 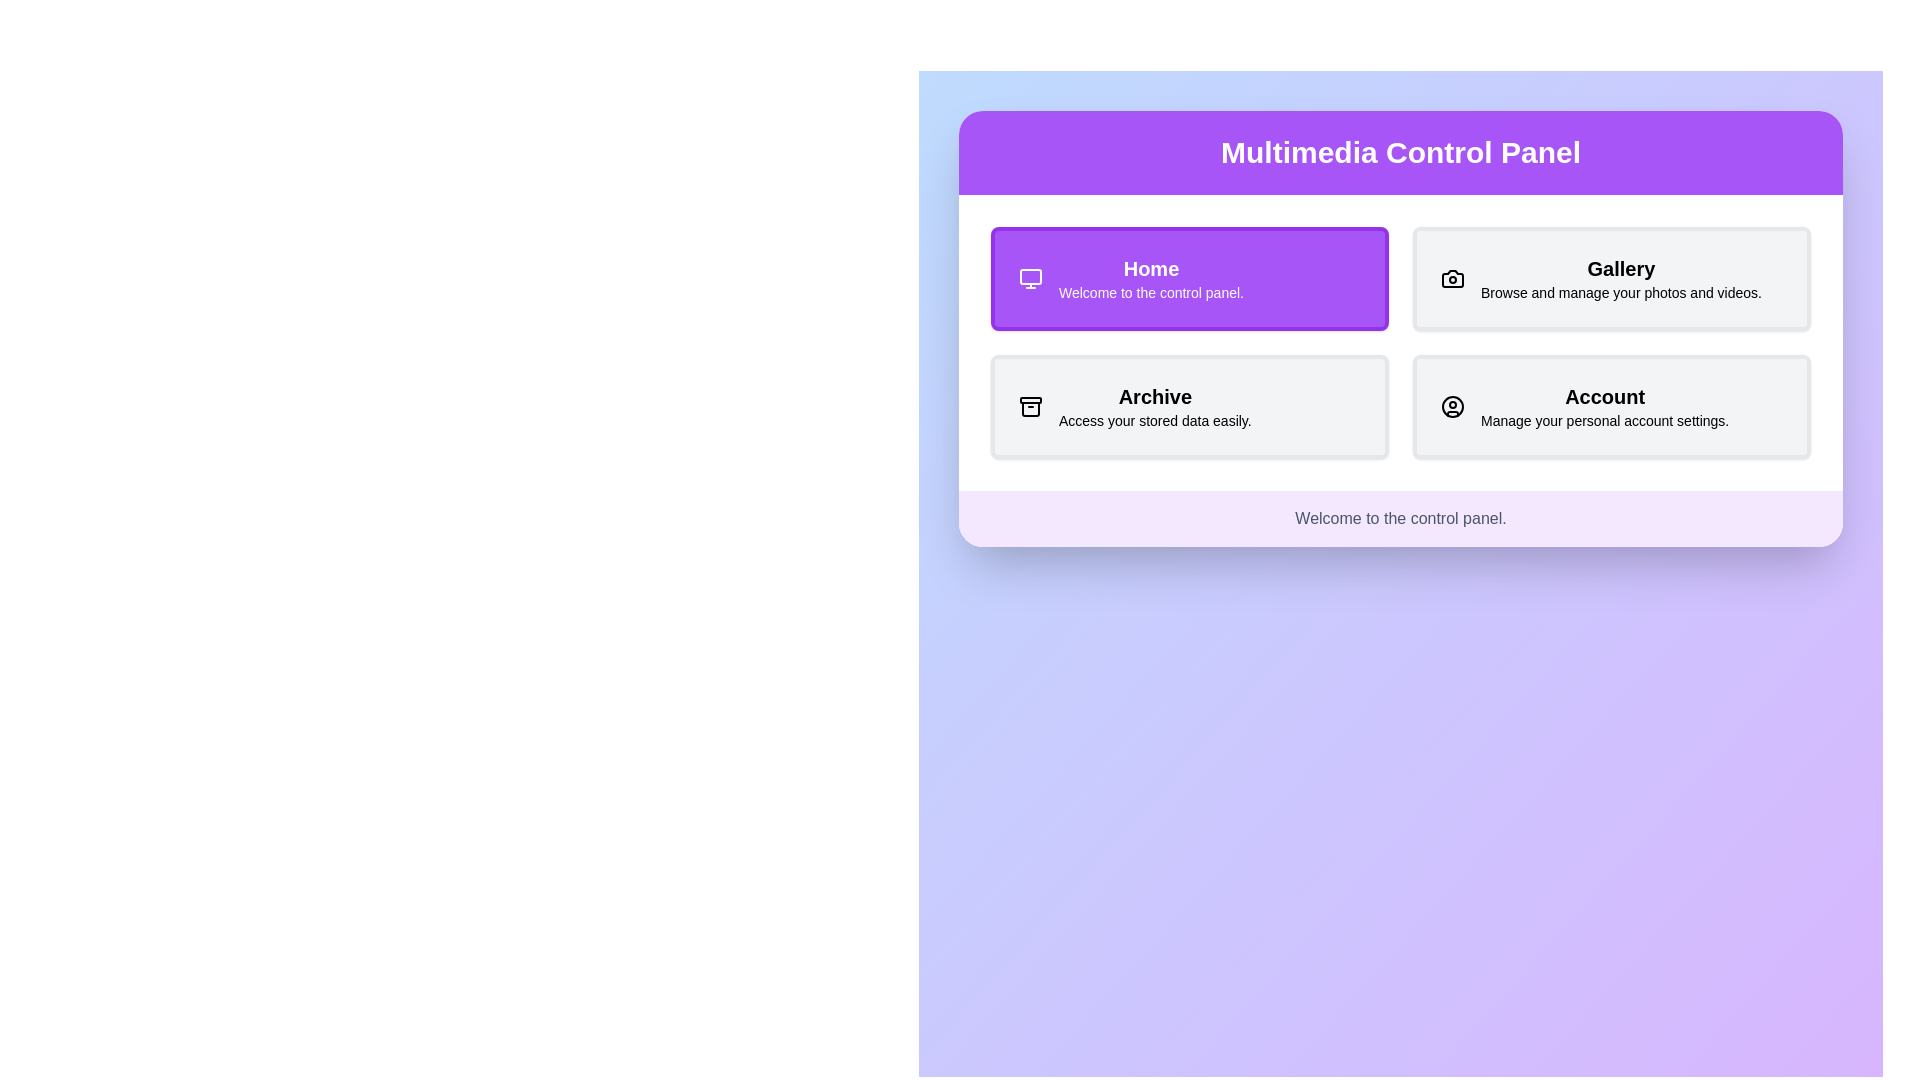 What do you see at coordinates (1612, 406) in the screenshot?
I see `the Account section by clicking its button` at bounding box center [1612, 406].